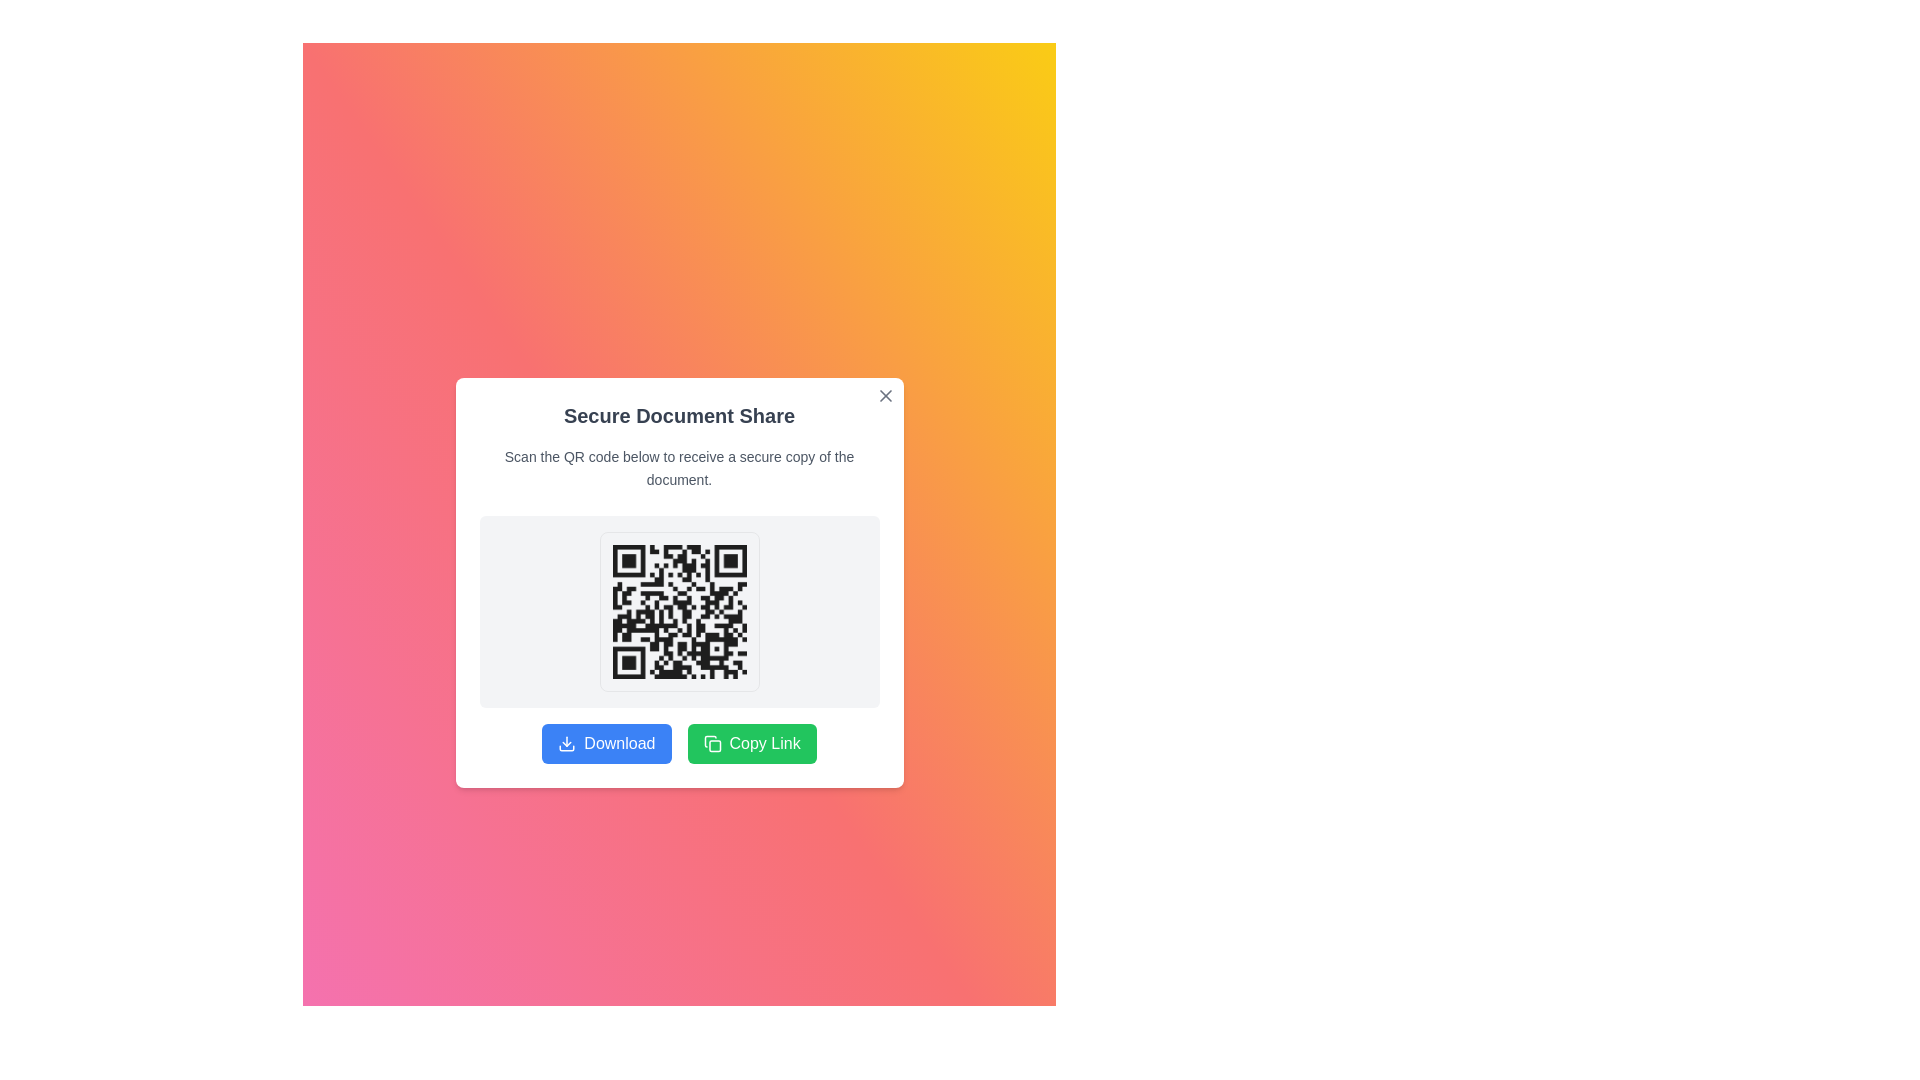 Image resolution: width=1920 pixels, height=1080 pixels. I want to click on the text heading that says 'Secure Document Share', which is styled in bold and displayed in dark gray color at the top of a light-themed modal, so click(679, 415).